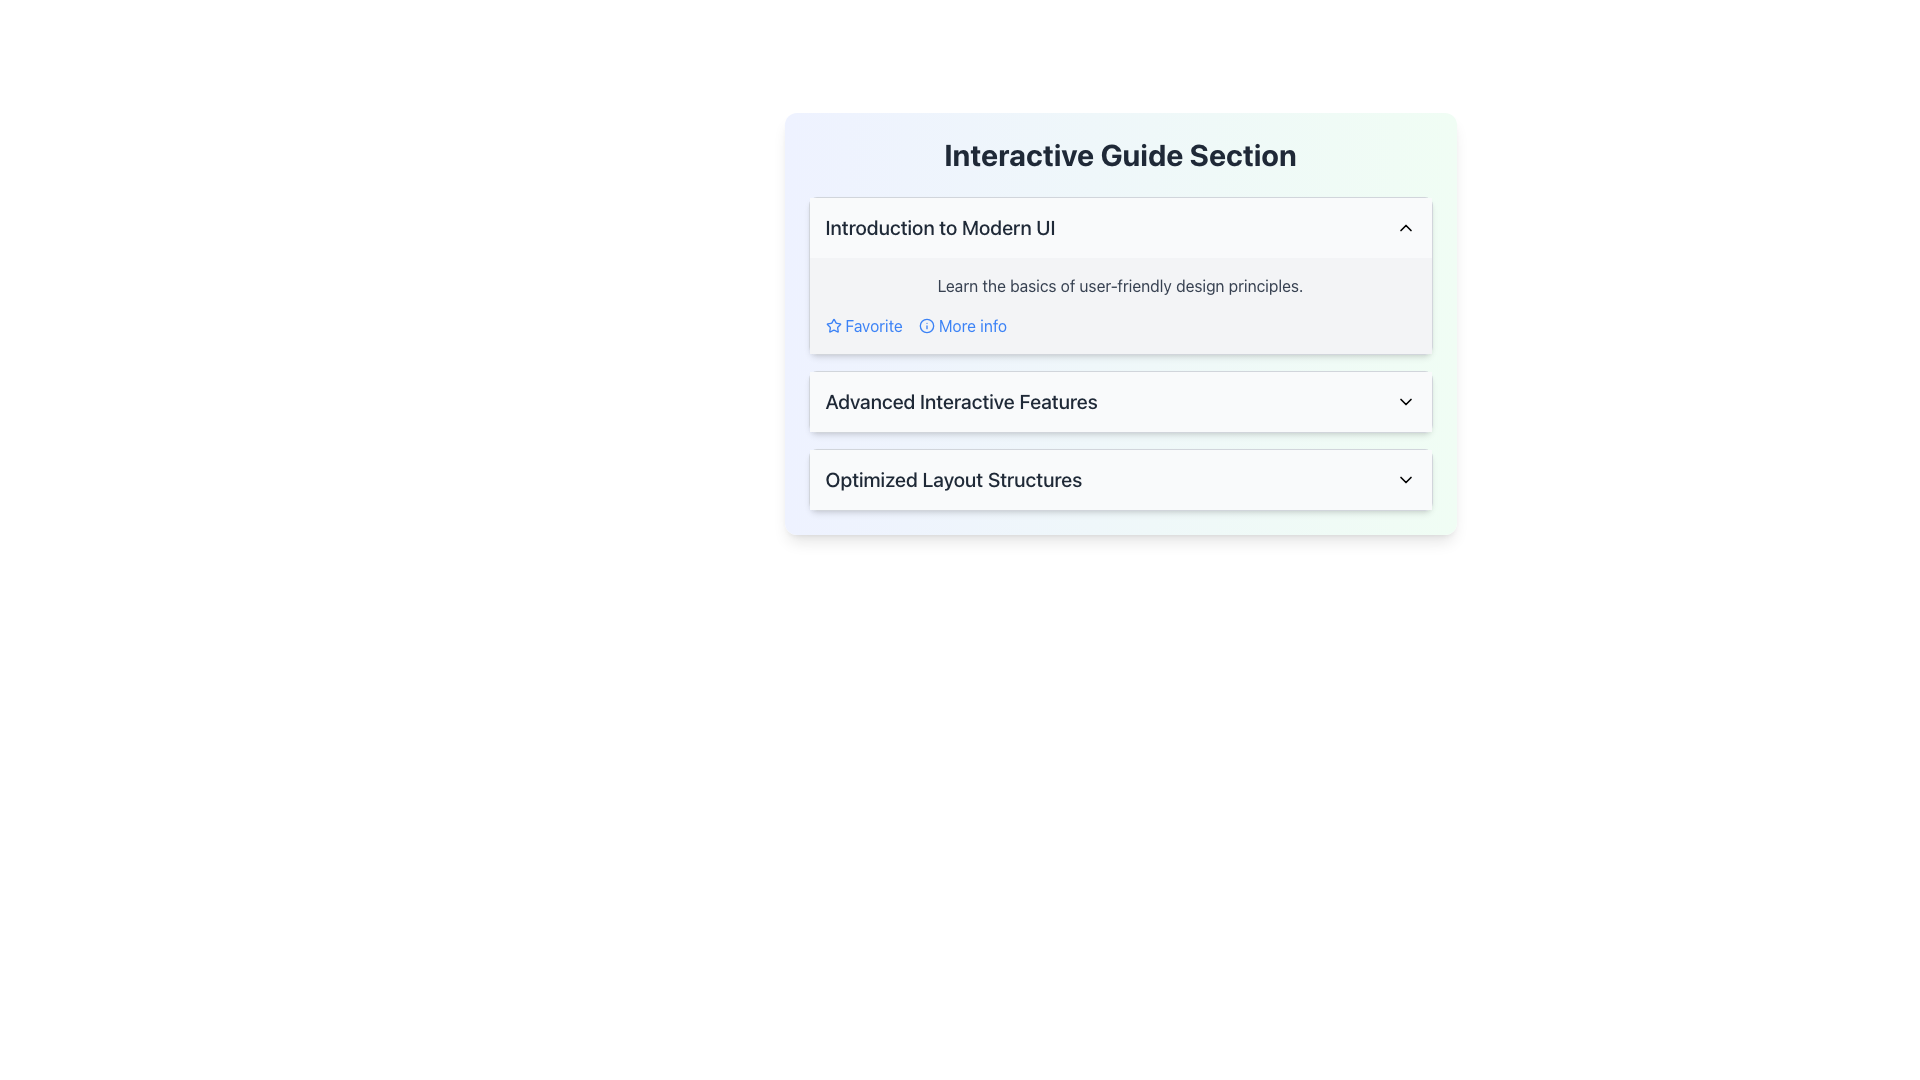 This screenshot has height=1080, width=1920. I want to click on the star icon located to the left of the 'Favorite' text, so click(833, 325).